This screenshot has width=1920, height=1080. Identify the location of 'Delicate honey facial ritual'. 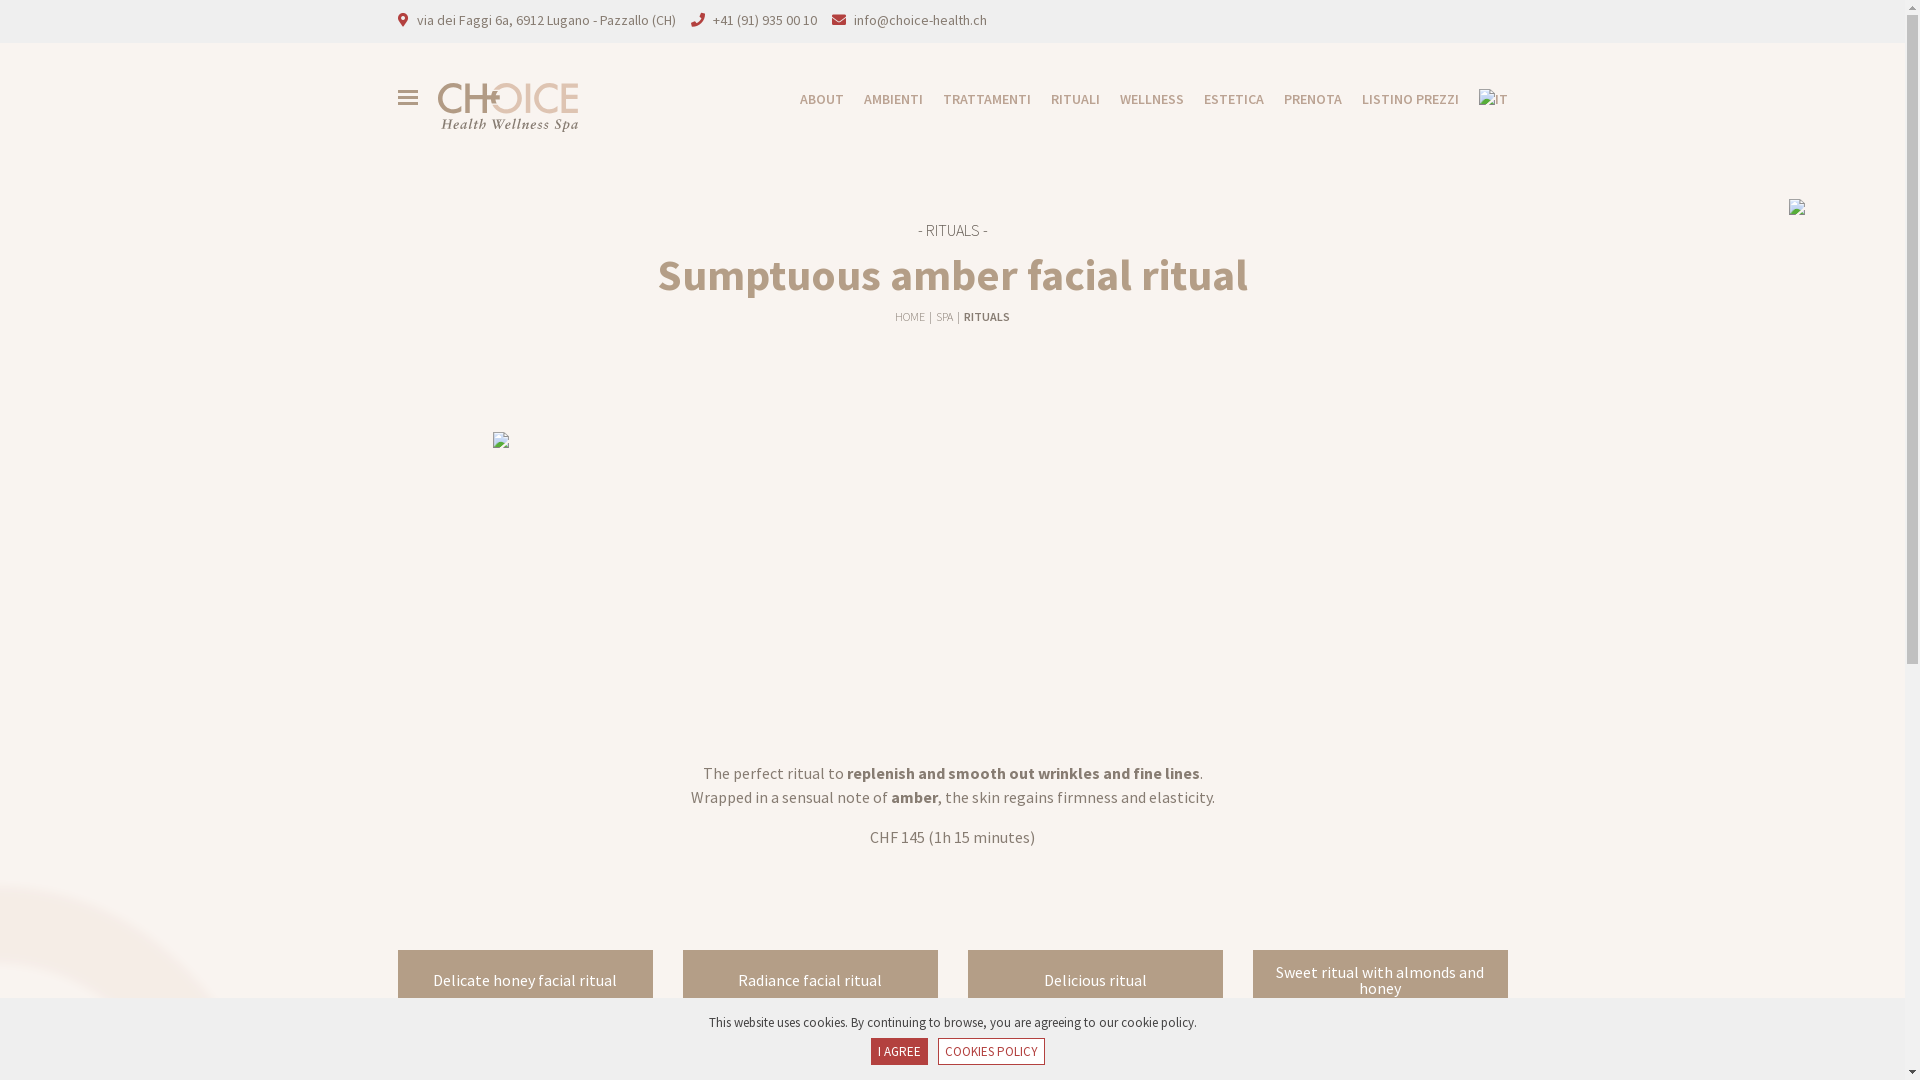
(398, 978).